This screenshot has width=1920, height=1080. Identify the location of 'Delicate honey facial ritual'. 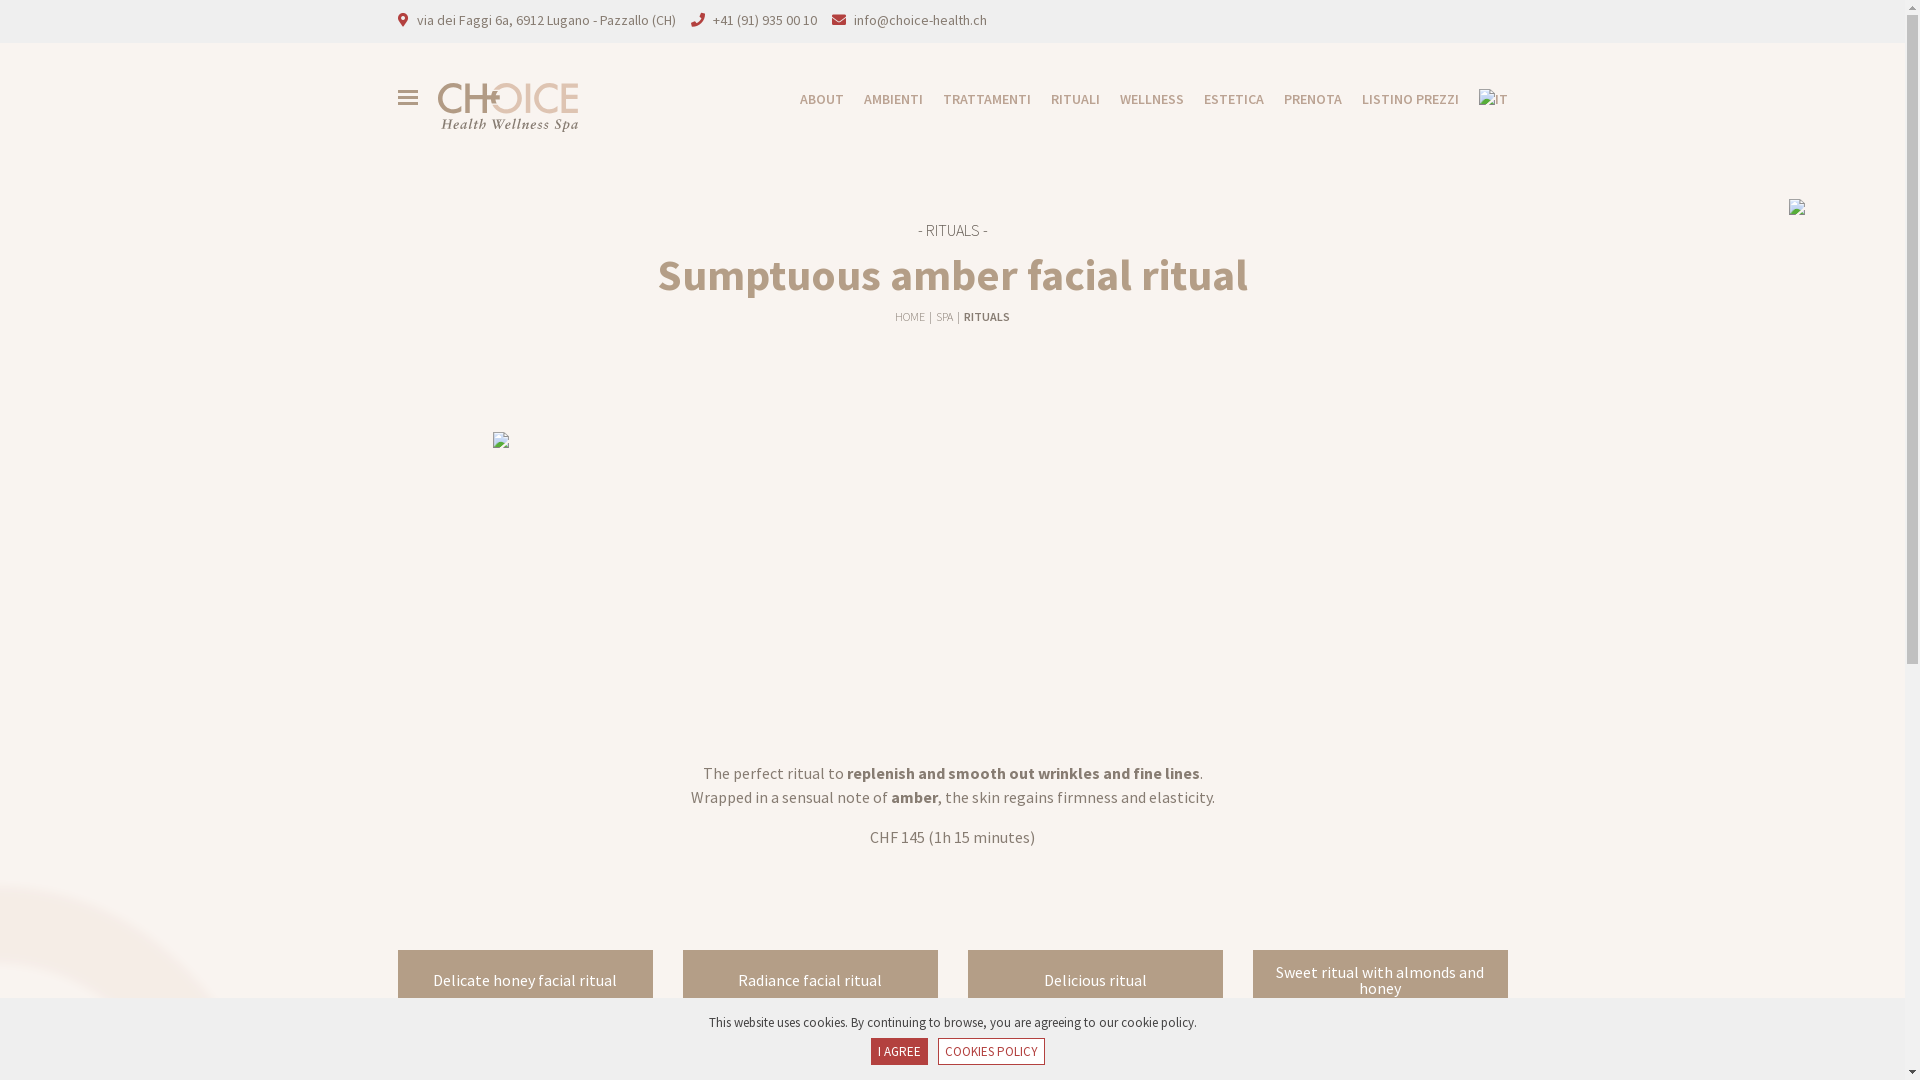
(398, 978).